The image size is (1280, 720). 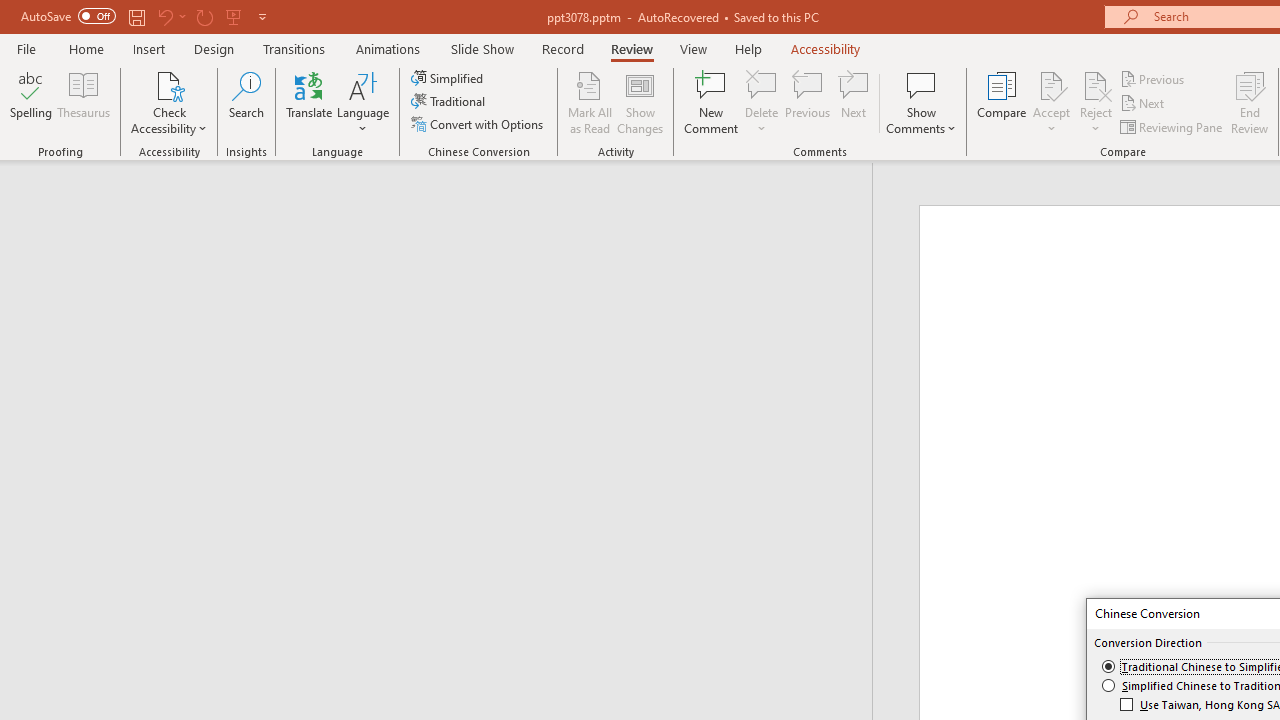 What do you see at coordinates (1050, 84) in the screenshot?
I see `'Accept Change'` at bounding box center [1050, 84].